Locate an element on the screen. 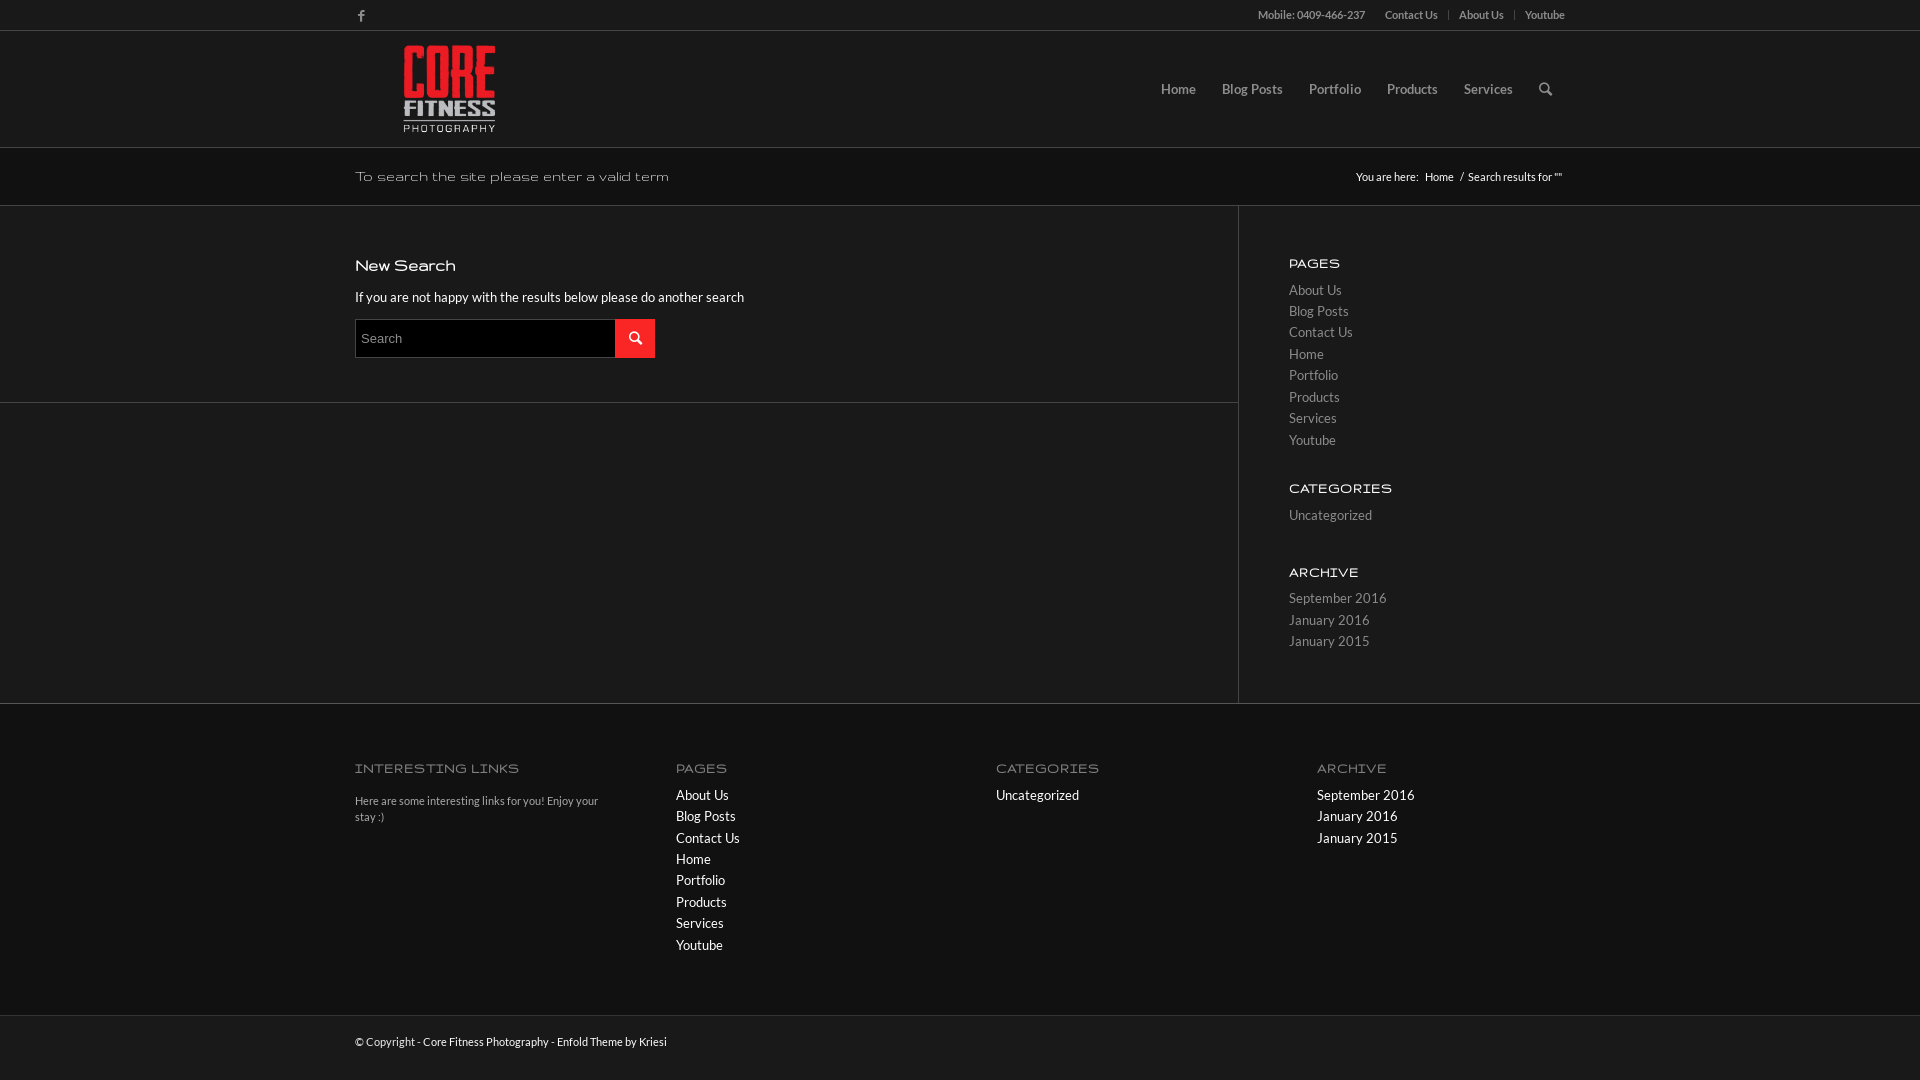 This screenshot has width=1920, height=1080. 'Contact Us' is located at coordinates (1320, 330).